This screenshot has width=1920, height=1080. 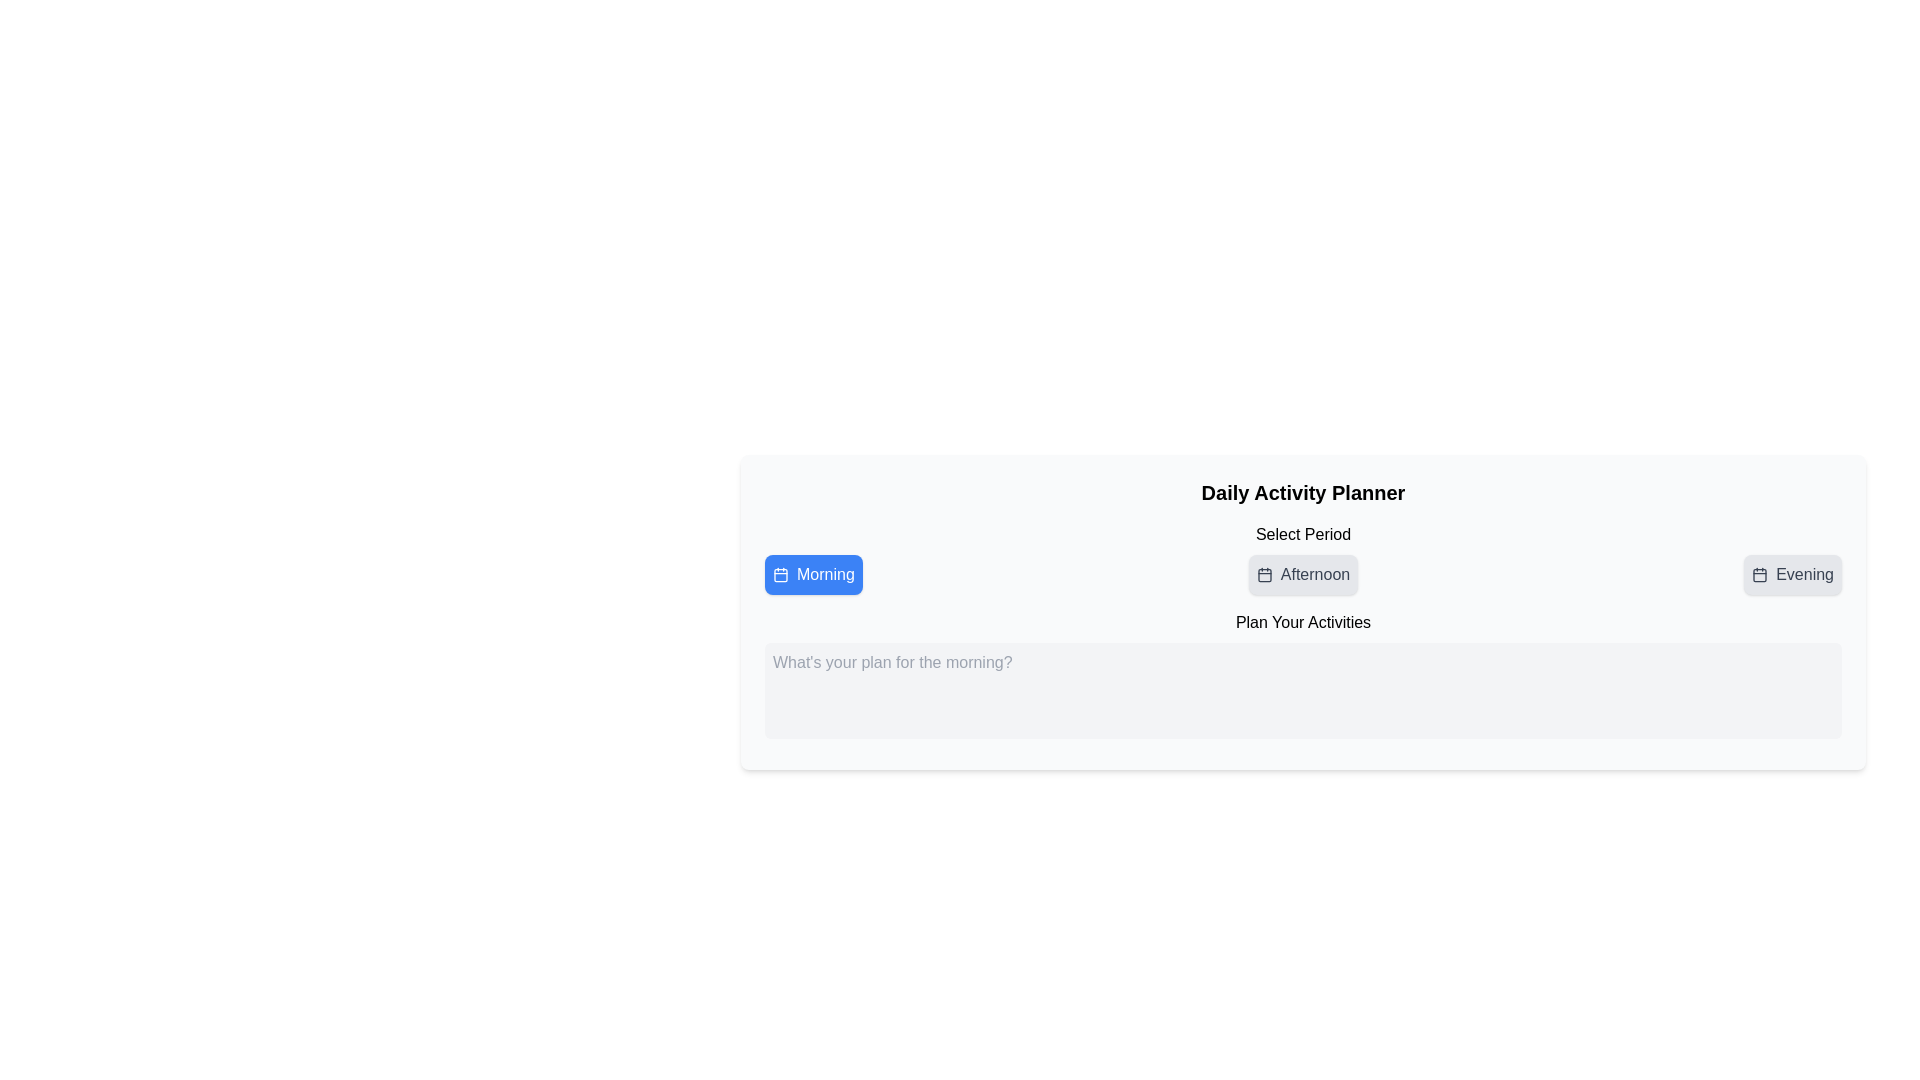 I want to click on the text label reading 'Evening' which is the third item in a horizontal sequence of day-period options within the 'Select Period' panel, so click(x=1805, y=574).